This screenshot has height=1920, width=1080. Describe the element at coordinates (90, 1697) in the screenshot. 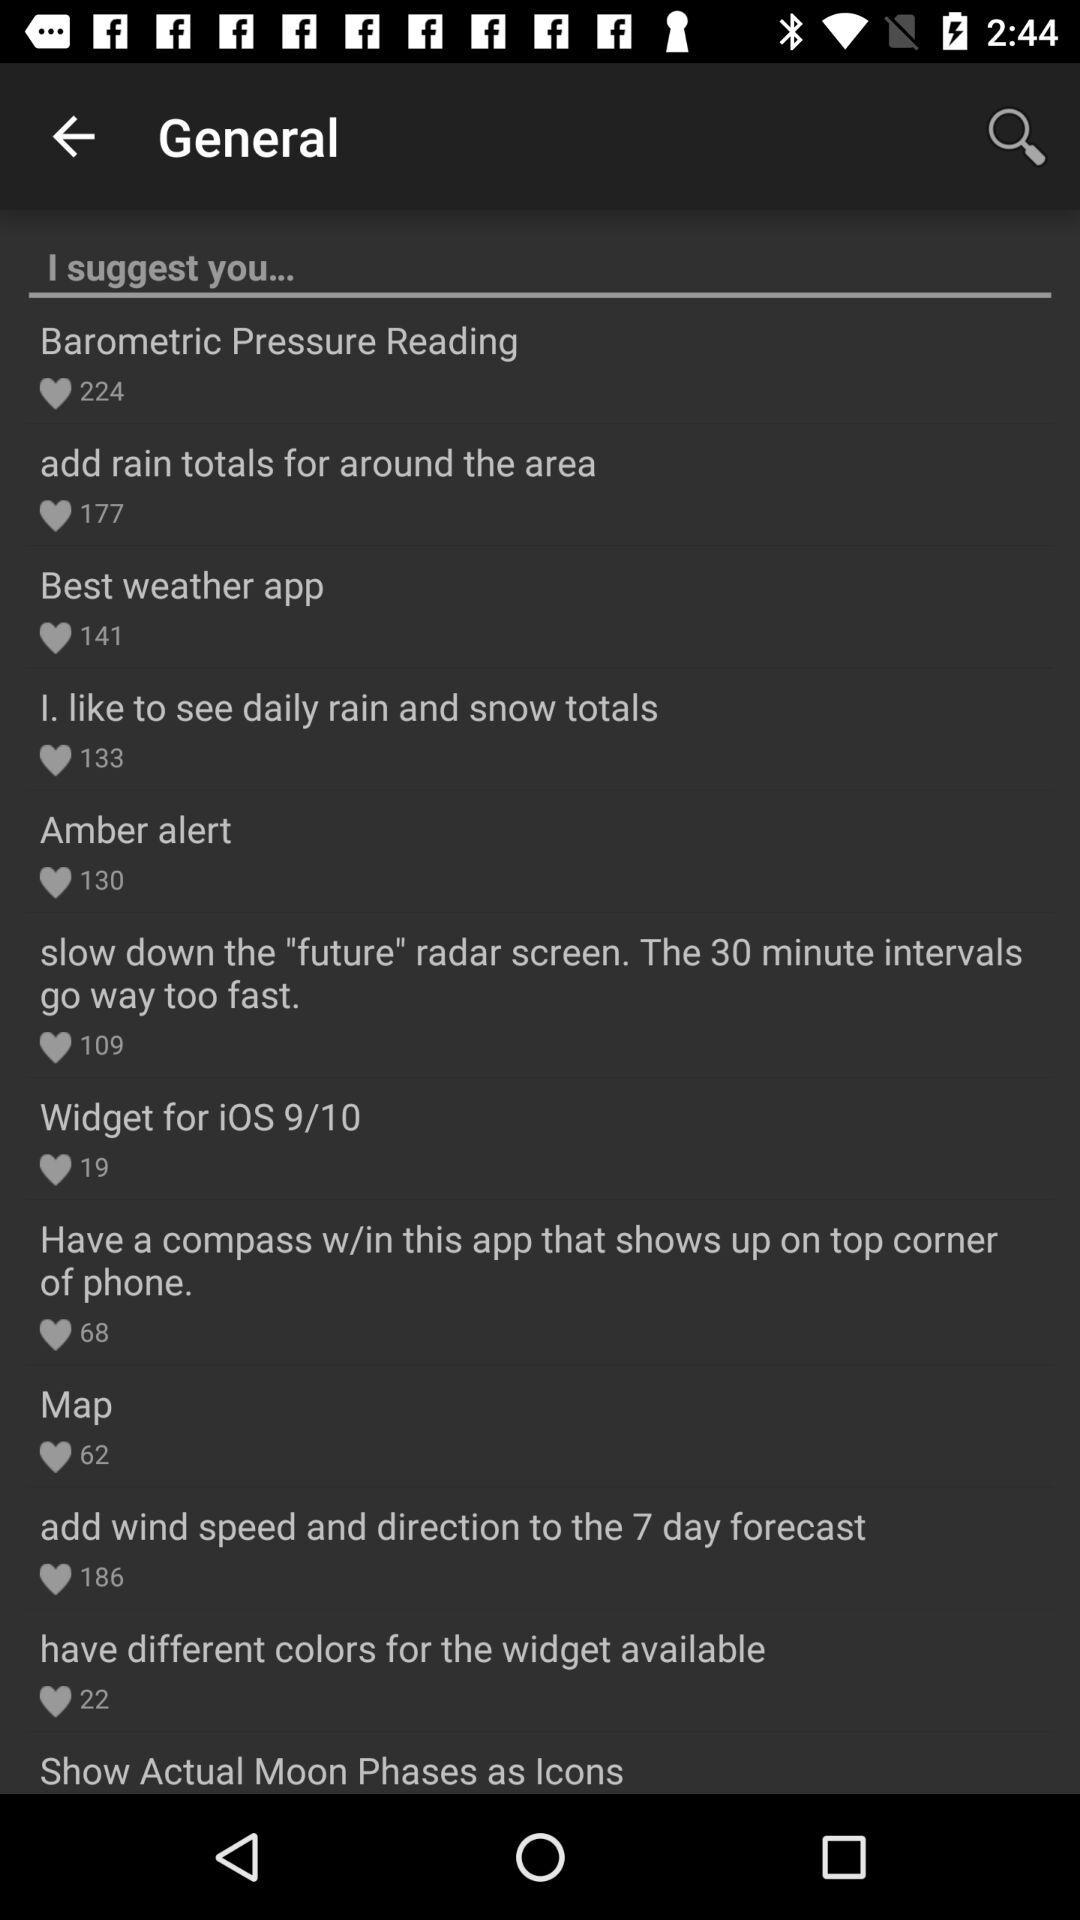

I see `22 item` at that location.